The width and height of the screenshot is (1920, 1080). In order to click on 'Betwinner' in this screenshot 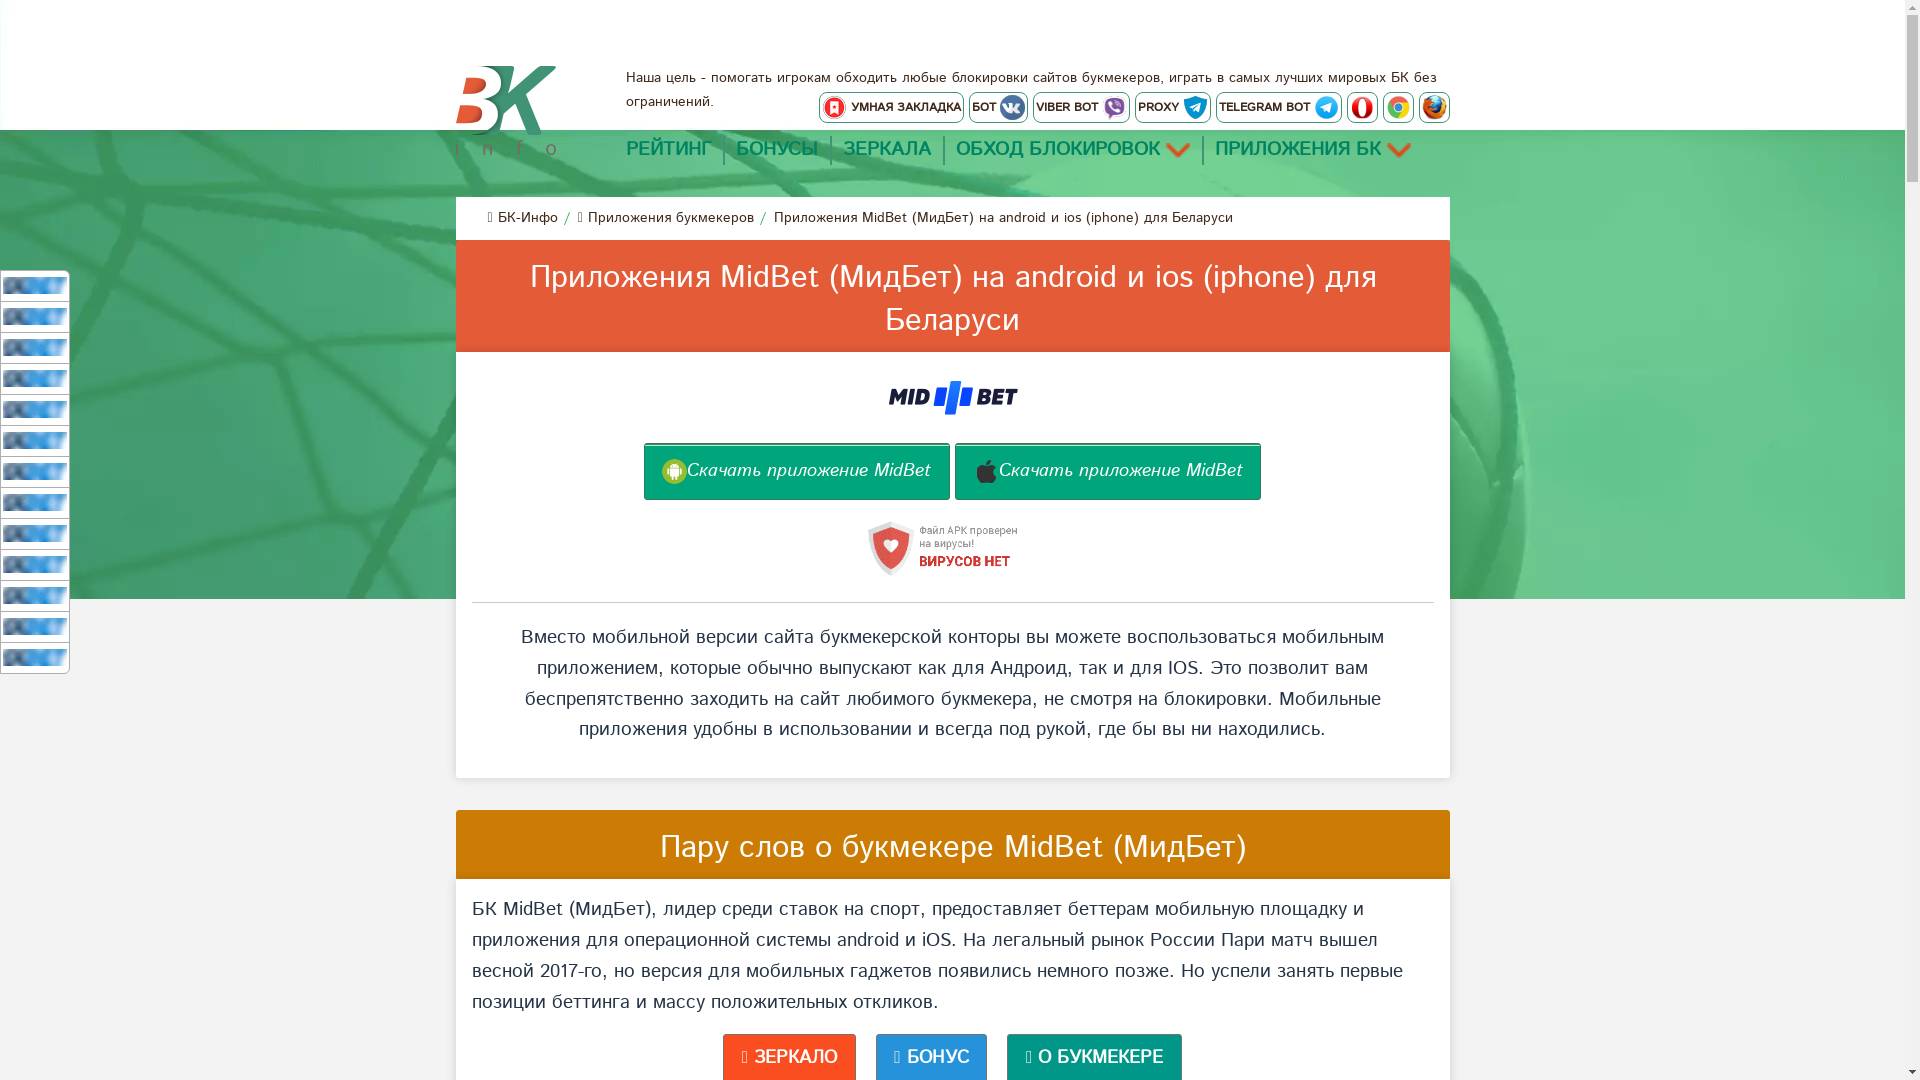, I will do `click(34, 408)`.